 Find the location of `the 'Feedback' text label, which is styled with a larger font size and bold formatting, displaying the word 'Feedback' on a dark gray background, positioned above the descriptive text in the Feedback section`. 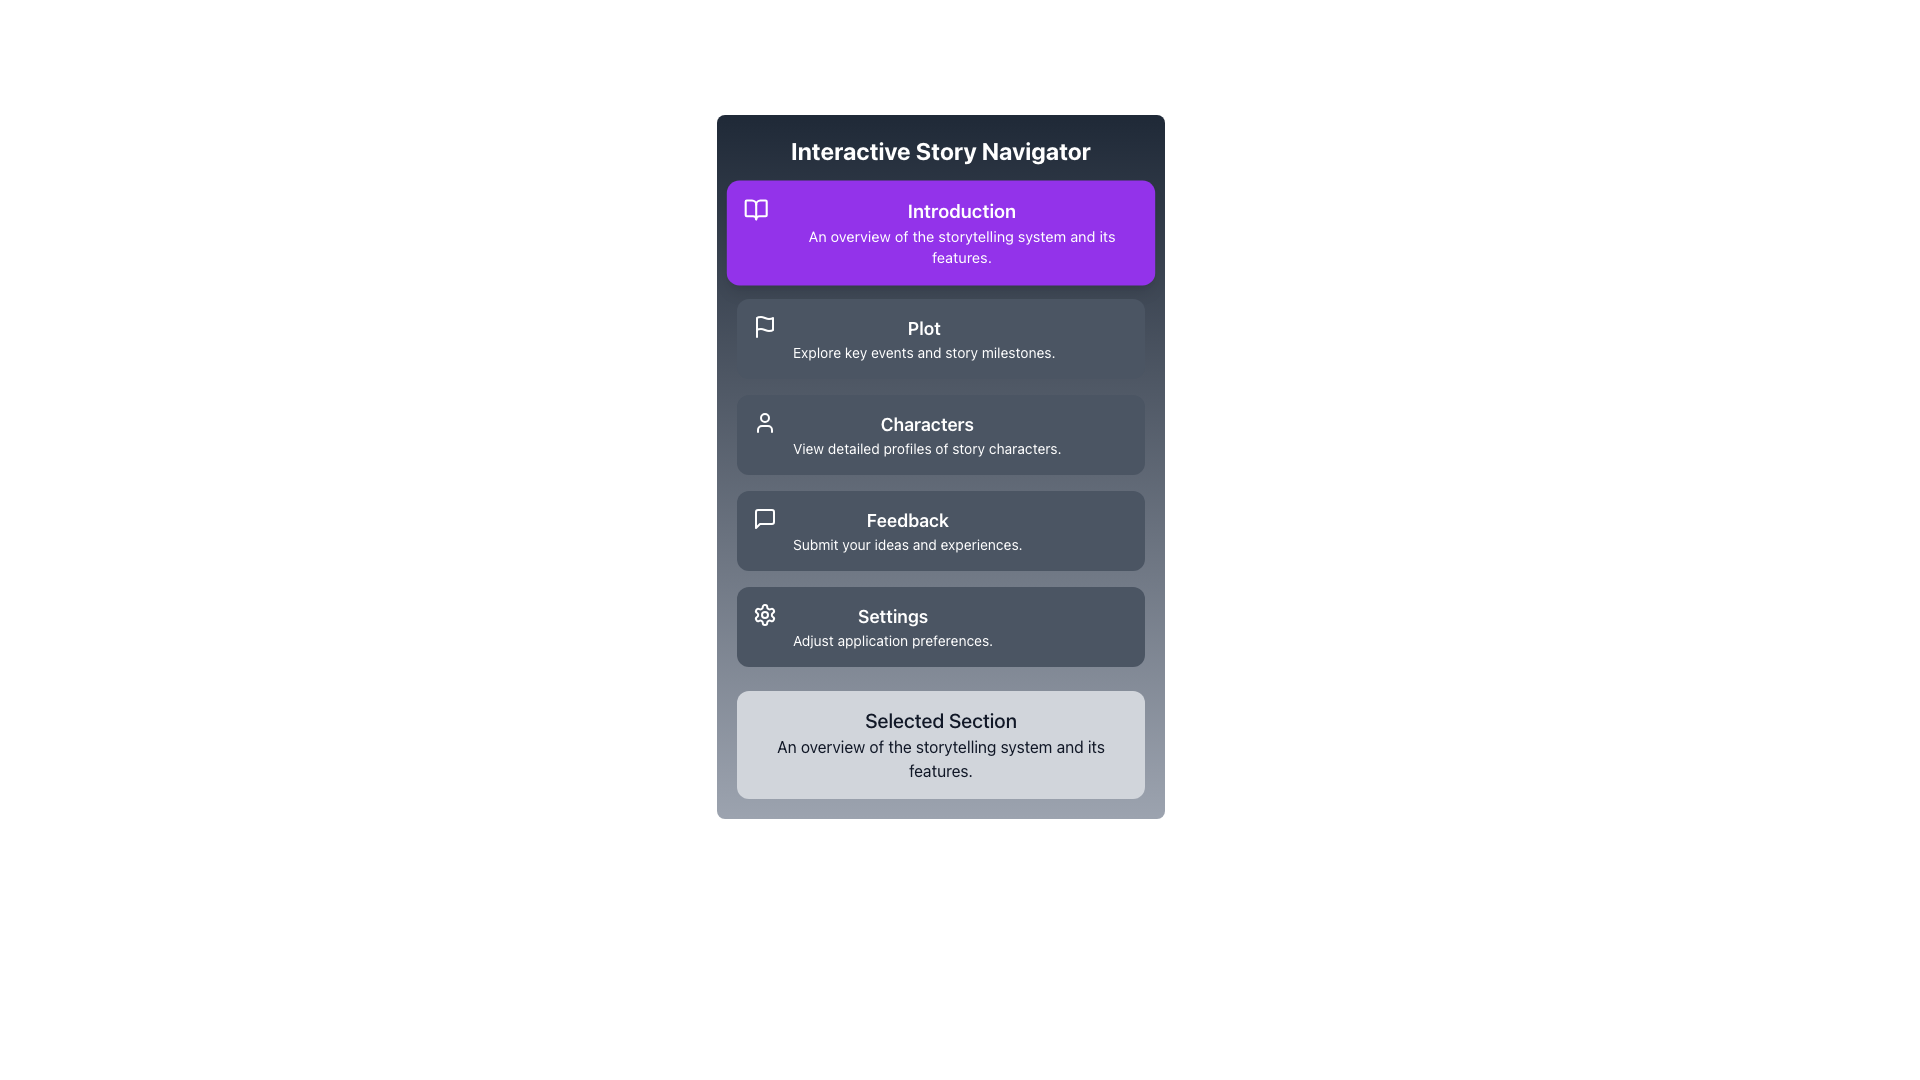

the 'Feedback' text label, which is styled with a larger font size and bold formatting, displaying the word 'Feedback' on a dark gray background, positioned above the descriptive text in the Feedback section is located at coordinates (906, 519).